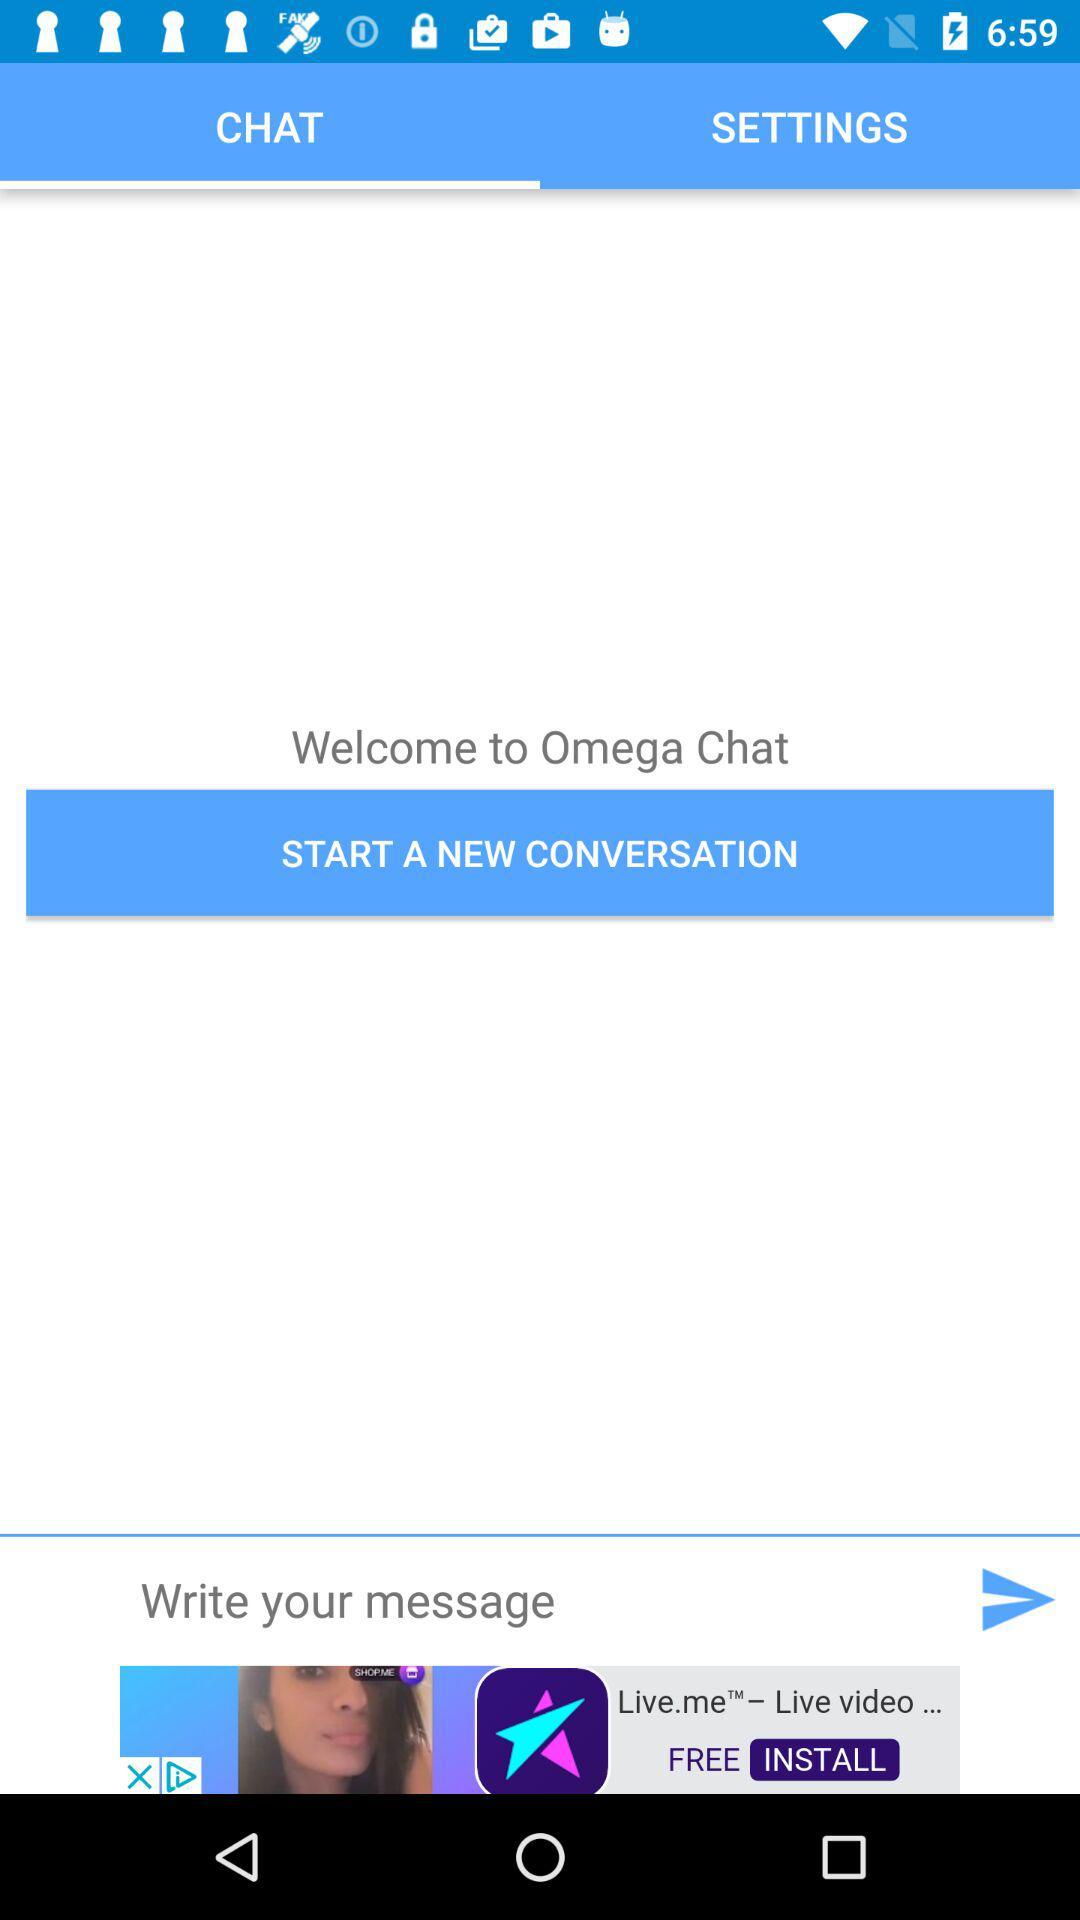  Describe the element at coordinates (540, 1727) in the screenshot. I see `click advertisement` at that location.